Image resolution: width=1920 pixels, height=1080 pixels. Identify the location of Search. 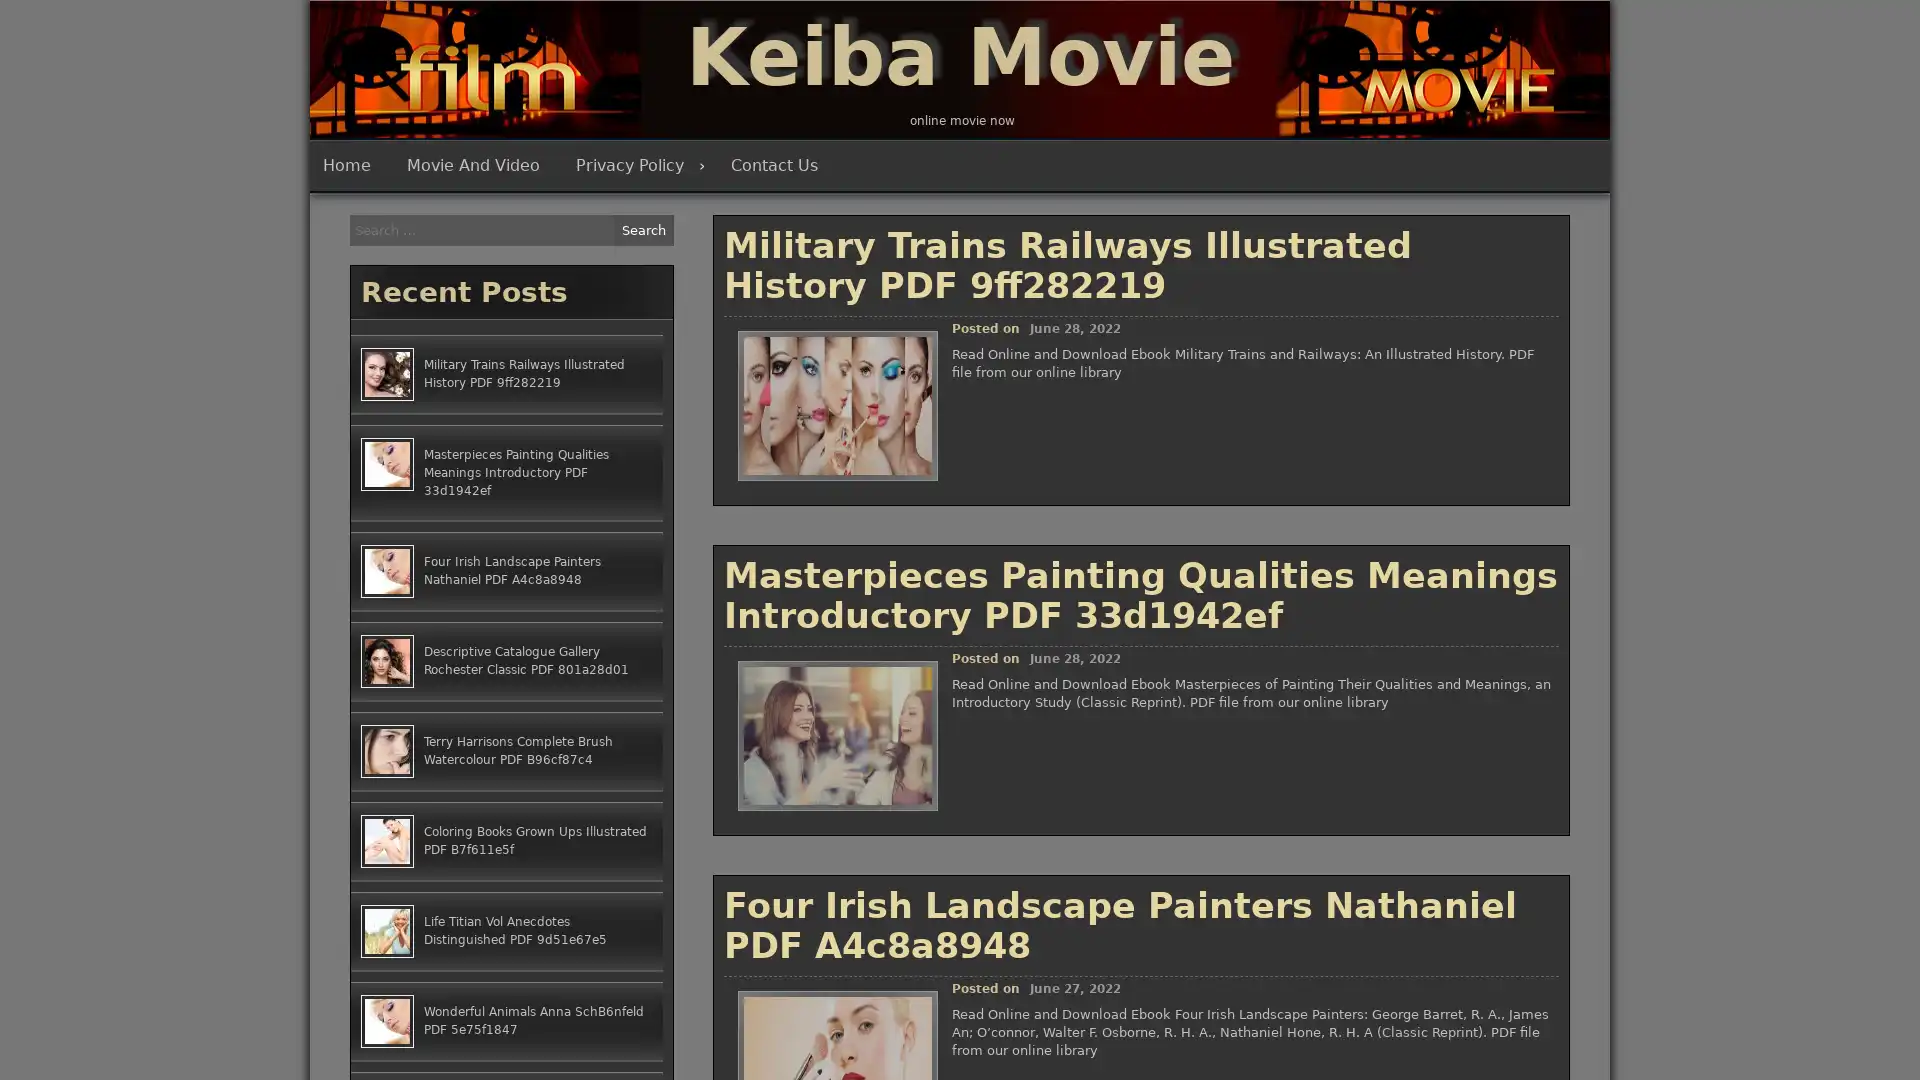
(643, 229).